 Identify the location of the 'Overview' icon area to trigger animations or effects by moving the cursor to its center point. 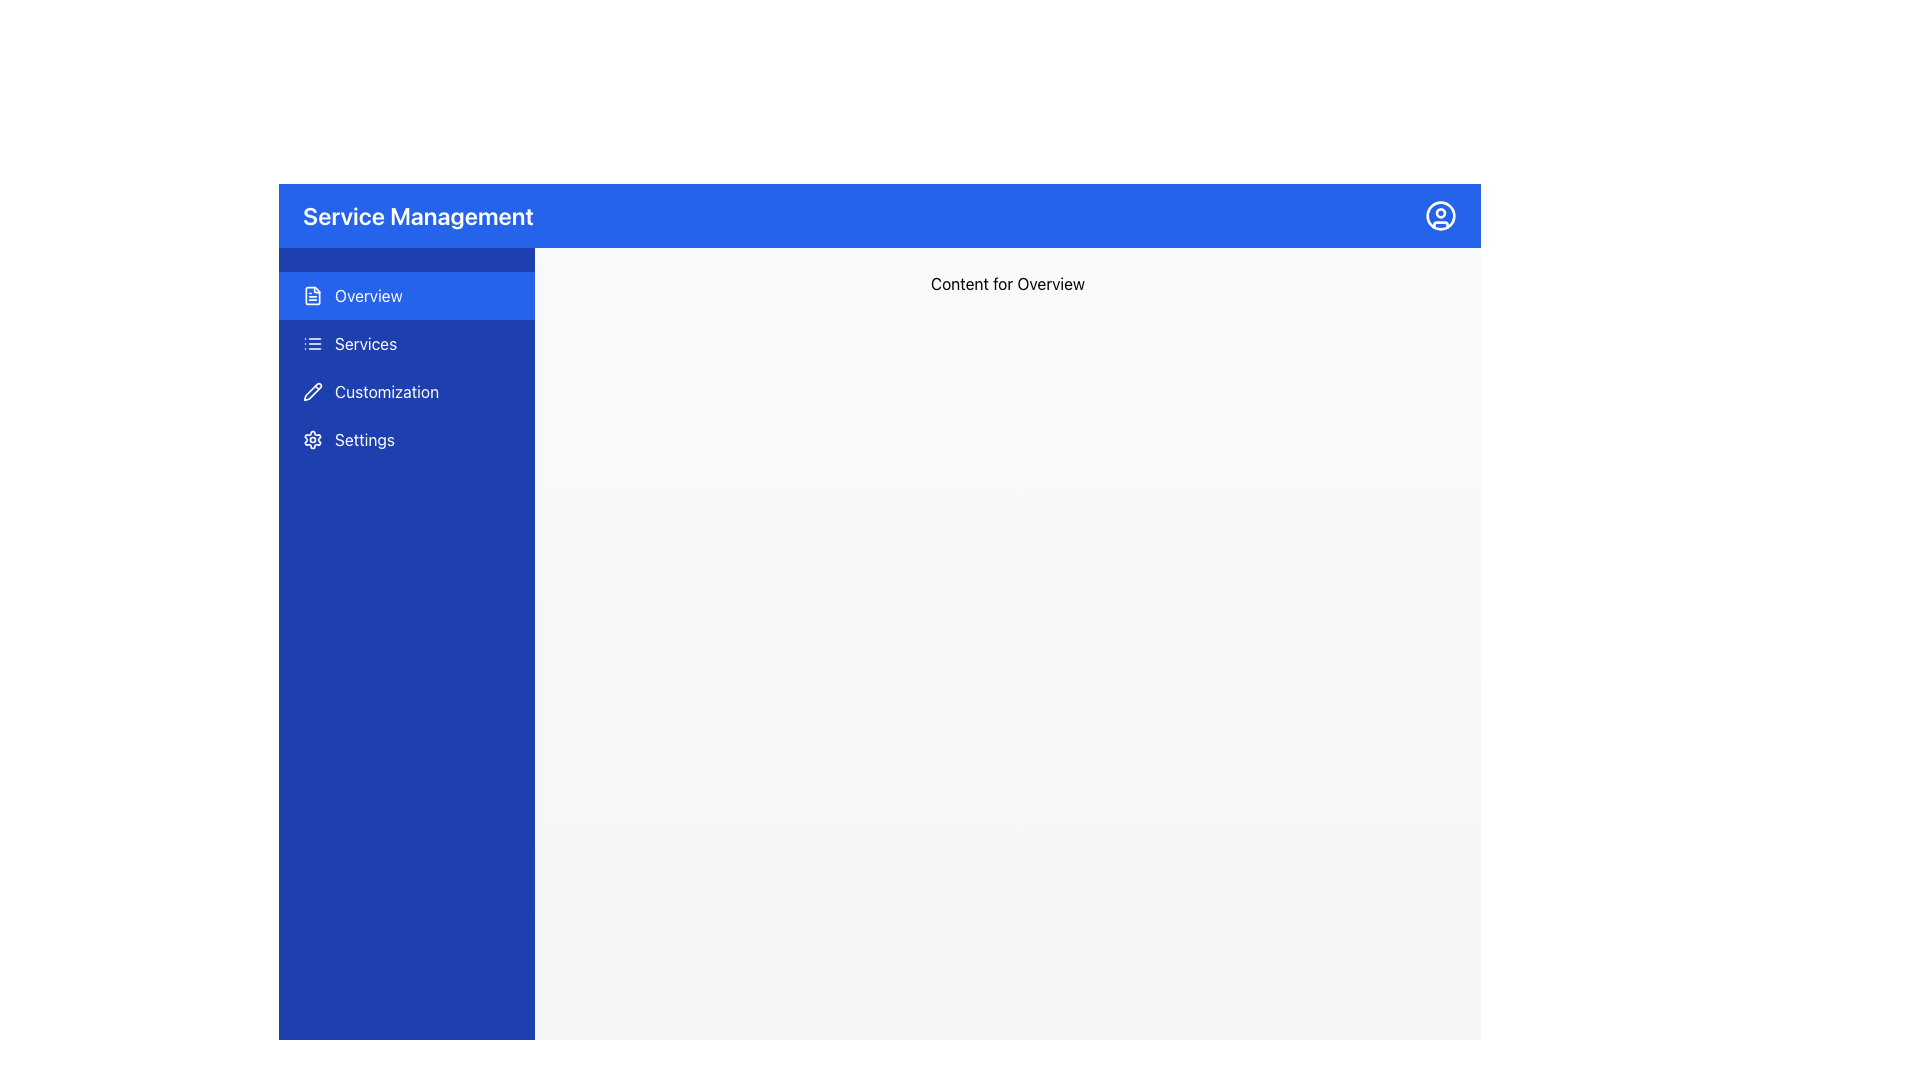
(311, 296).